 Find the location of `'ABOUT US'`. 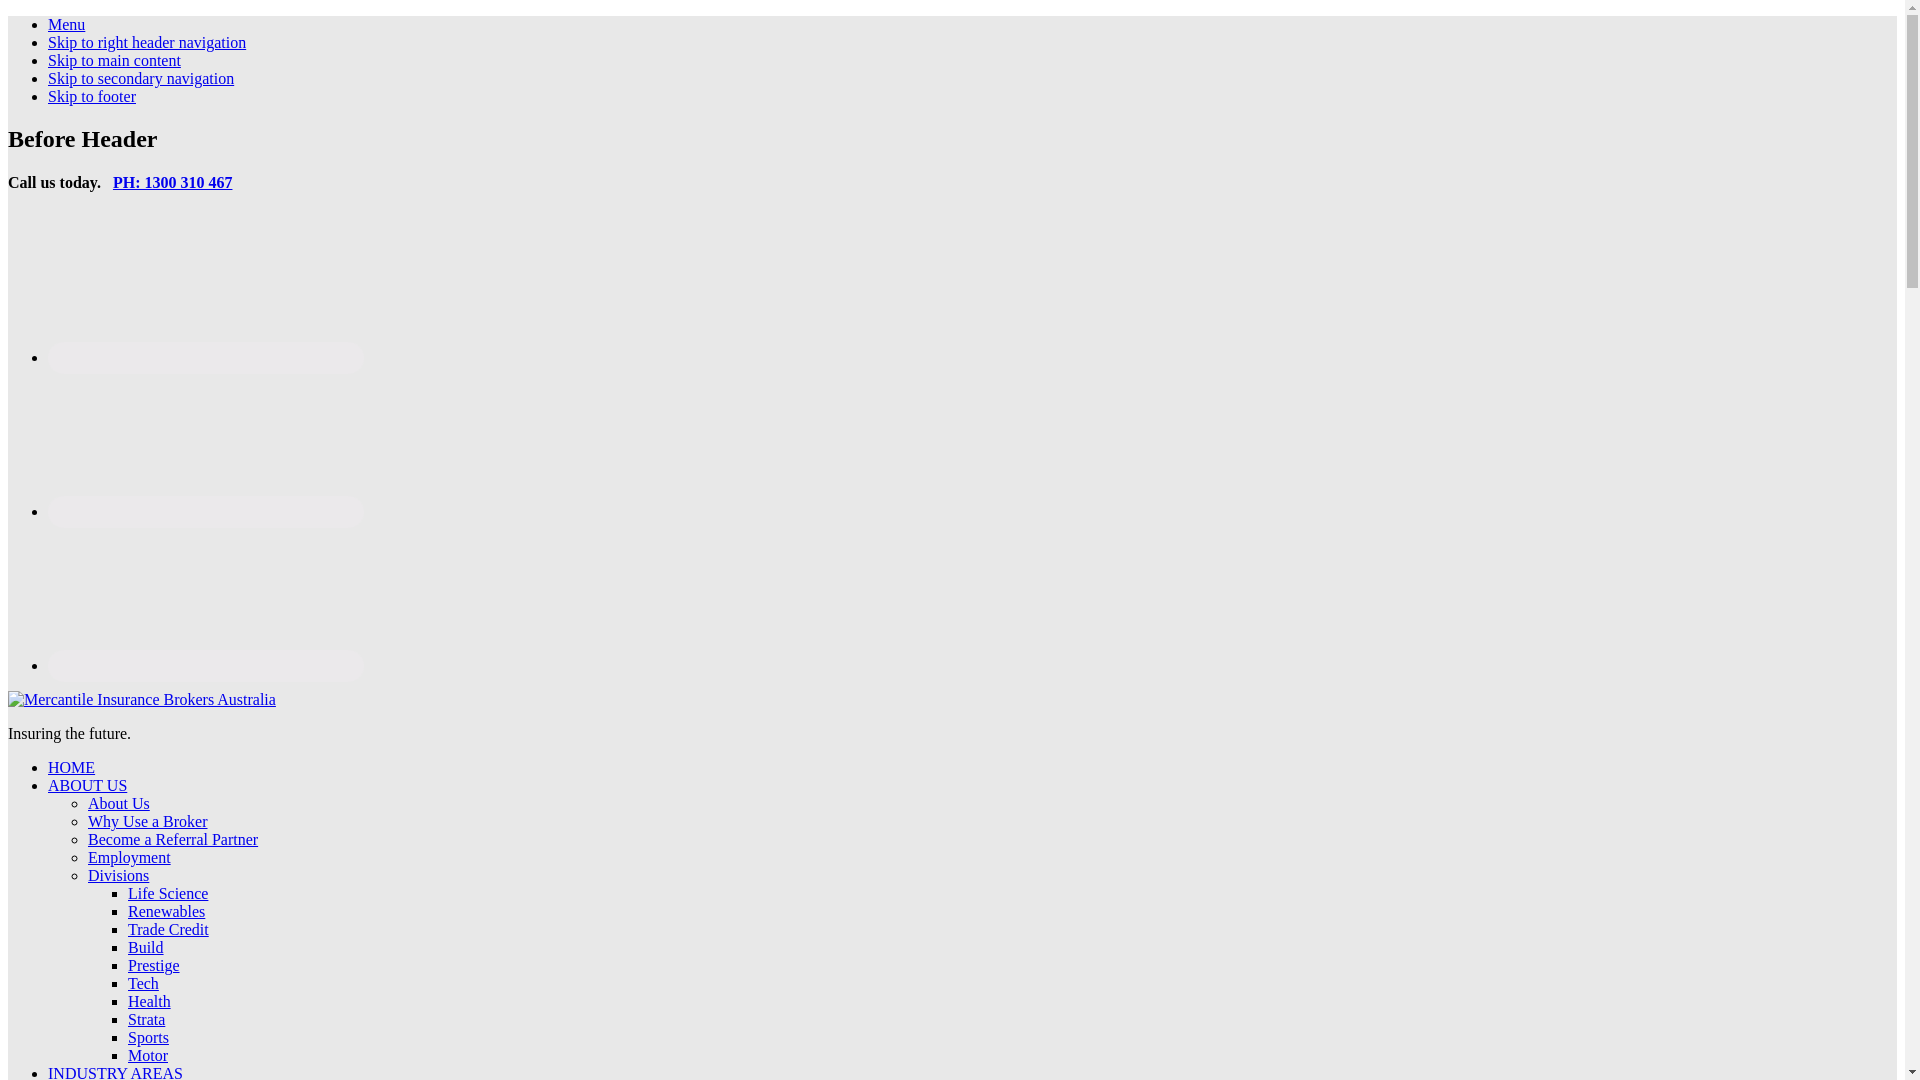

'ABOUT US' is located at coordinates (48, 784).